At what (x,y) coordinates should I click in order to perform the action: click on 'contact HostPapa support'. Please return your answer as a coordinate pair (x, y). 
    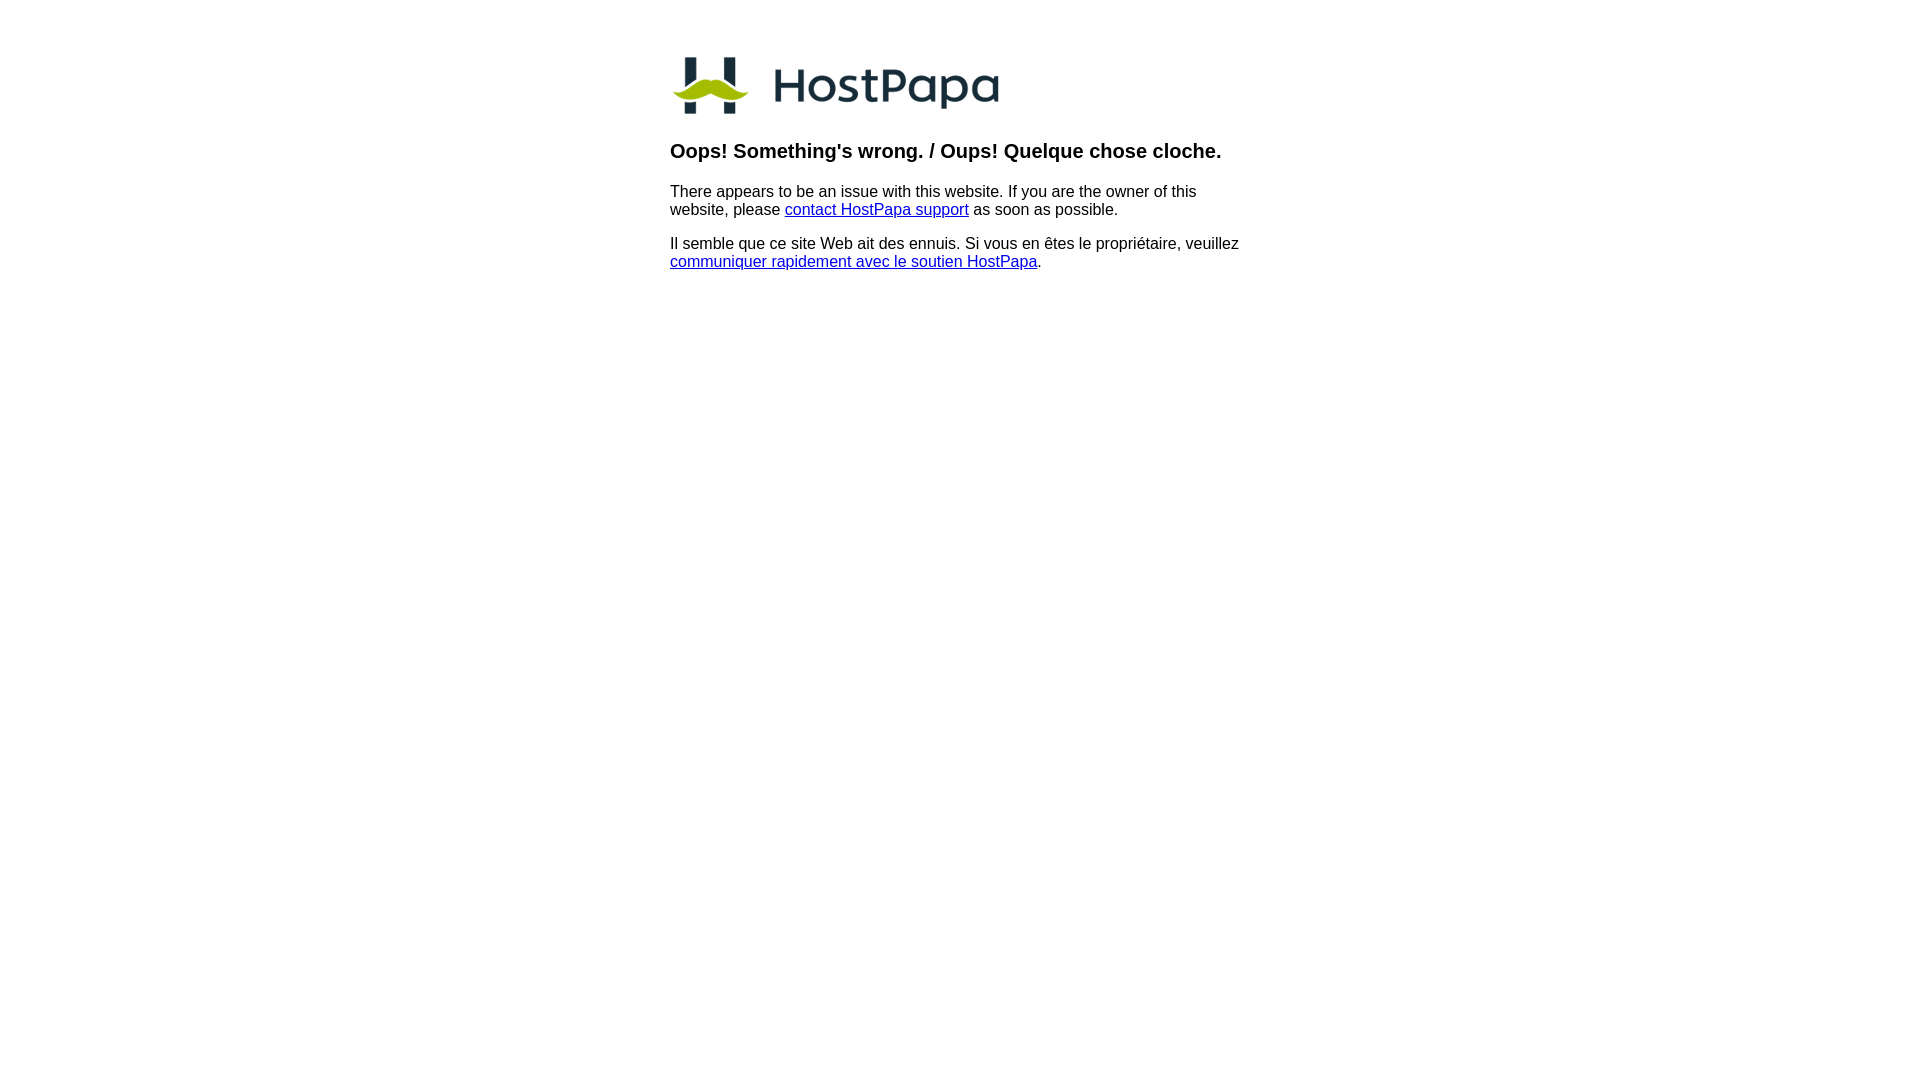
    Looking at the image, I should click on (784, 209).